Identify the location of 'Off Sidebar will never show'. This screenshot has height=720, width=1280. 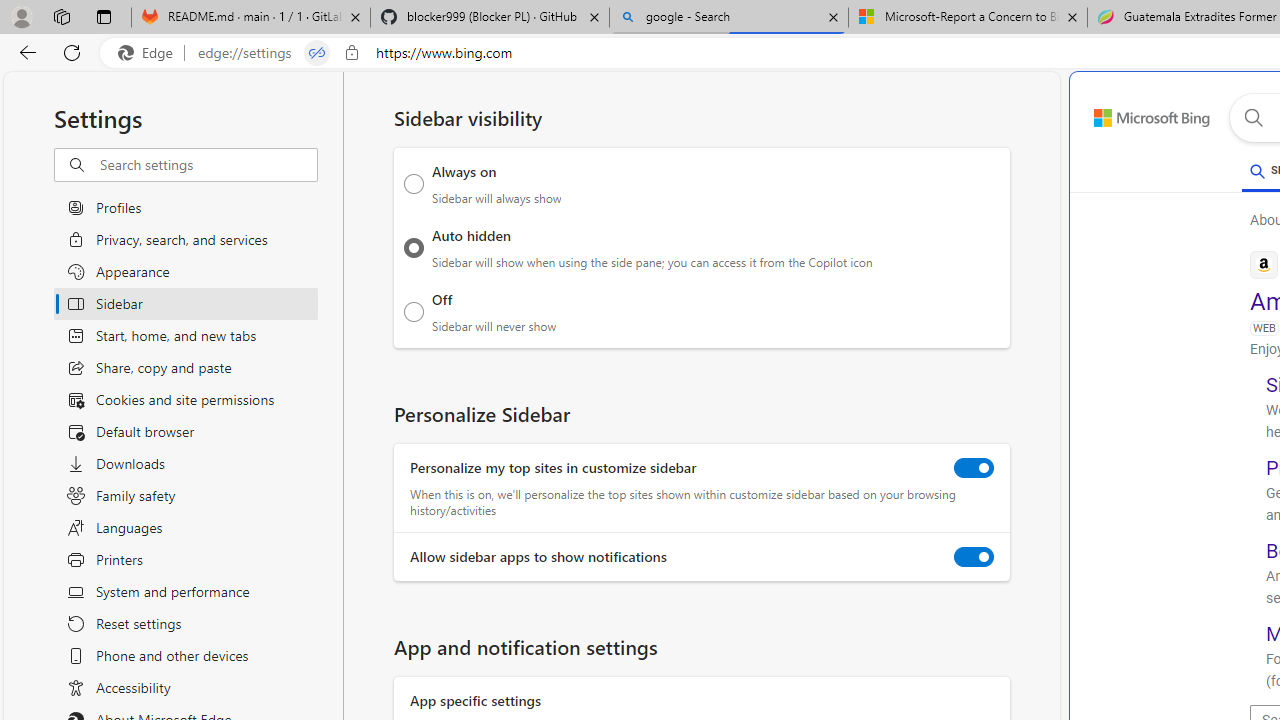
(413, 311).